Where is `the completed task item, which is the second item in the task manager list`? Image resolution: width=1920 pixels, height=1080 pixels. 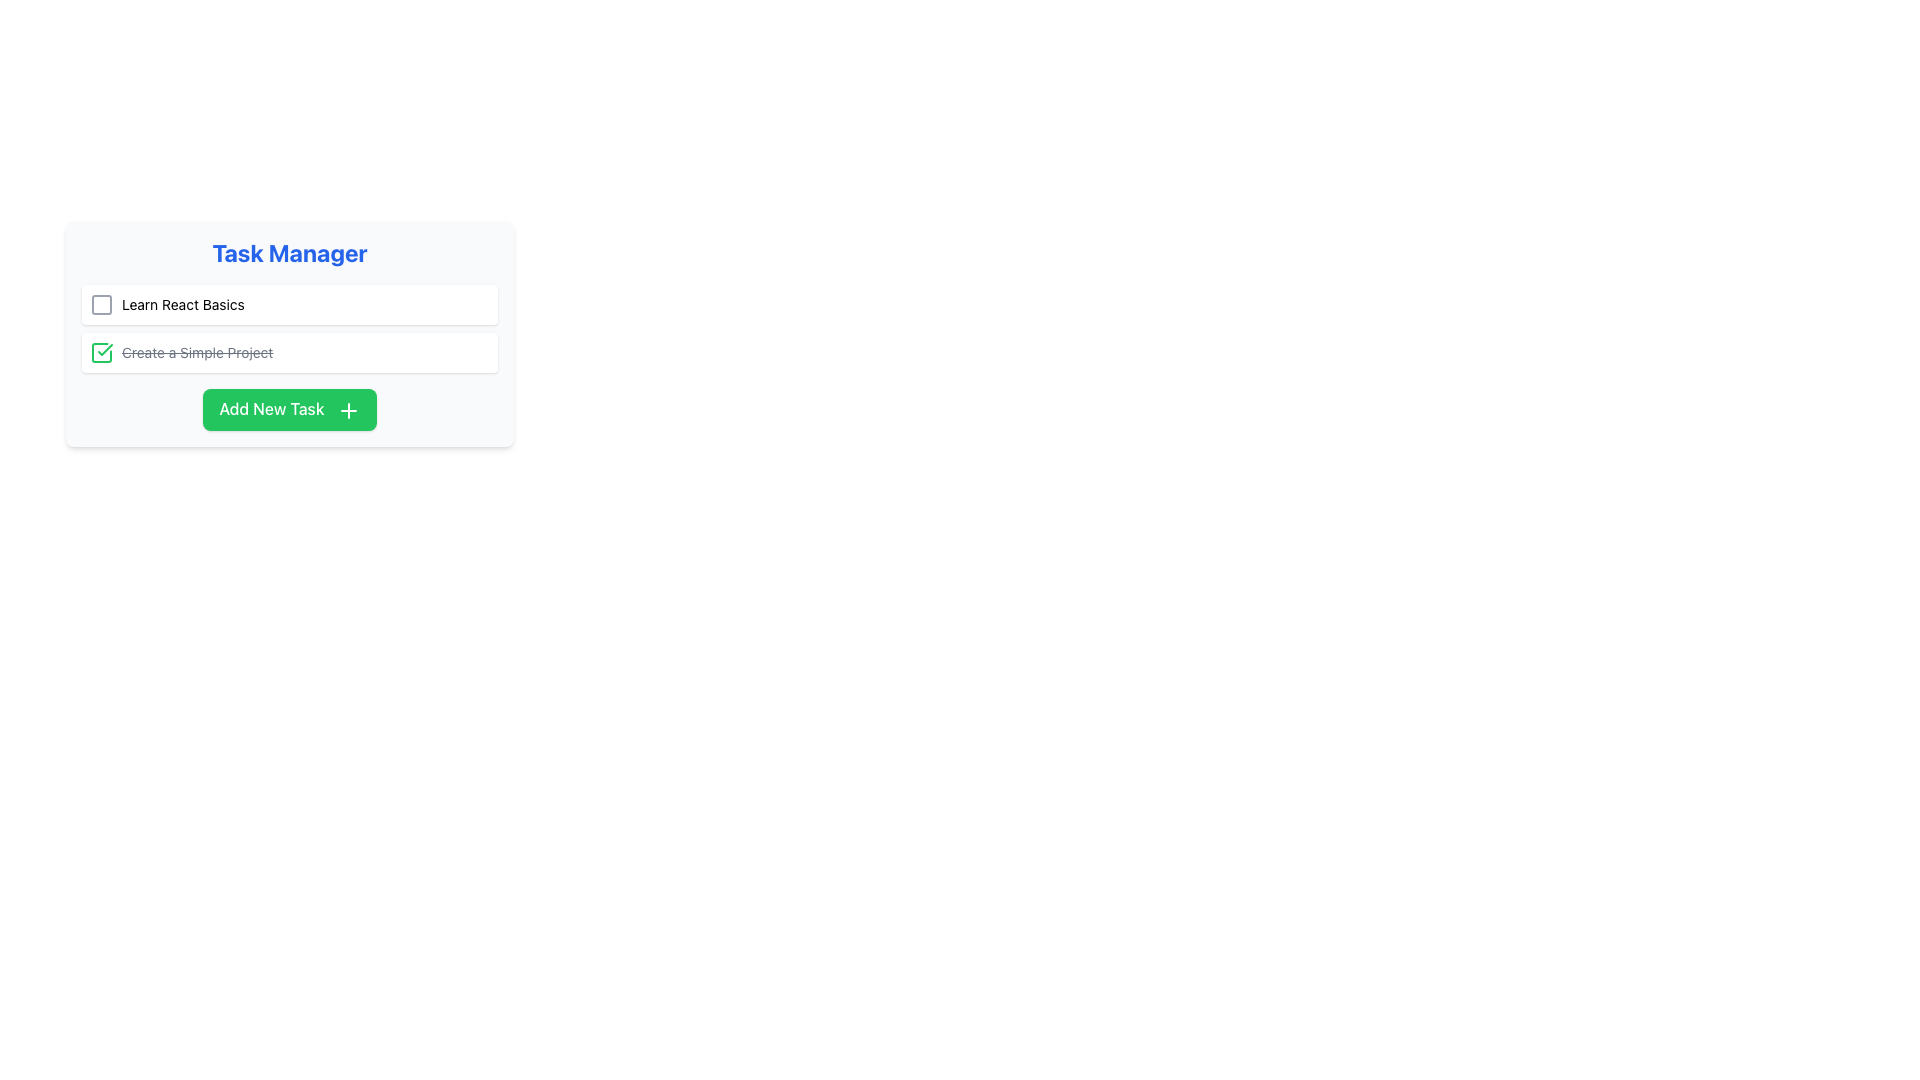 the completed task item, which is the second item in the task manager list is located at coordinates (288, 352).